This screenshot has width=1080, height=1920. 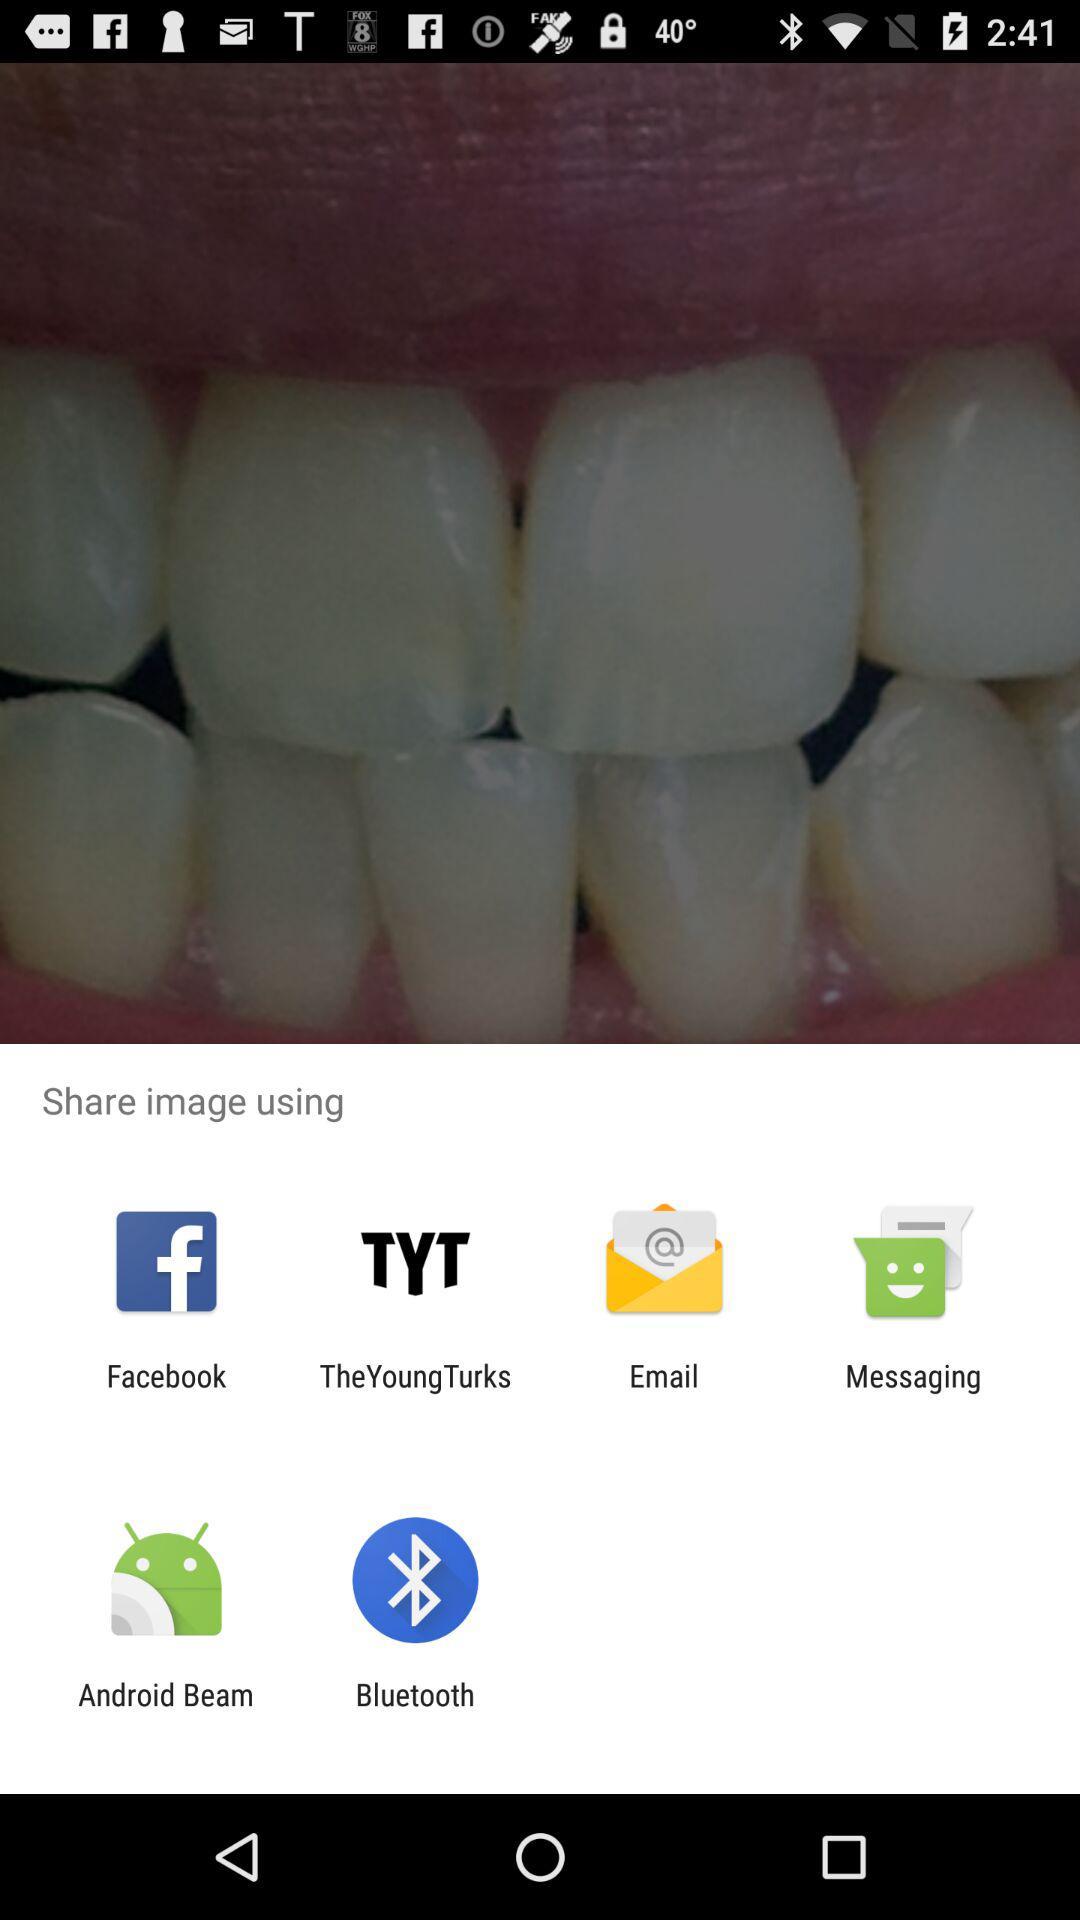 What do you see at coordinates (664, 1392) in the screenshot?
I see `the app next to messaging app` at bounding box center [664, 1392].